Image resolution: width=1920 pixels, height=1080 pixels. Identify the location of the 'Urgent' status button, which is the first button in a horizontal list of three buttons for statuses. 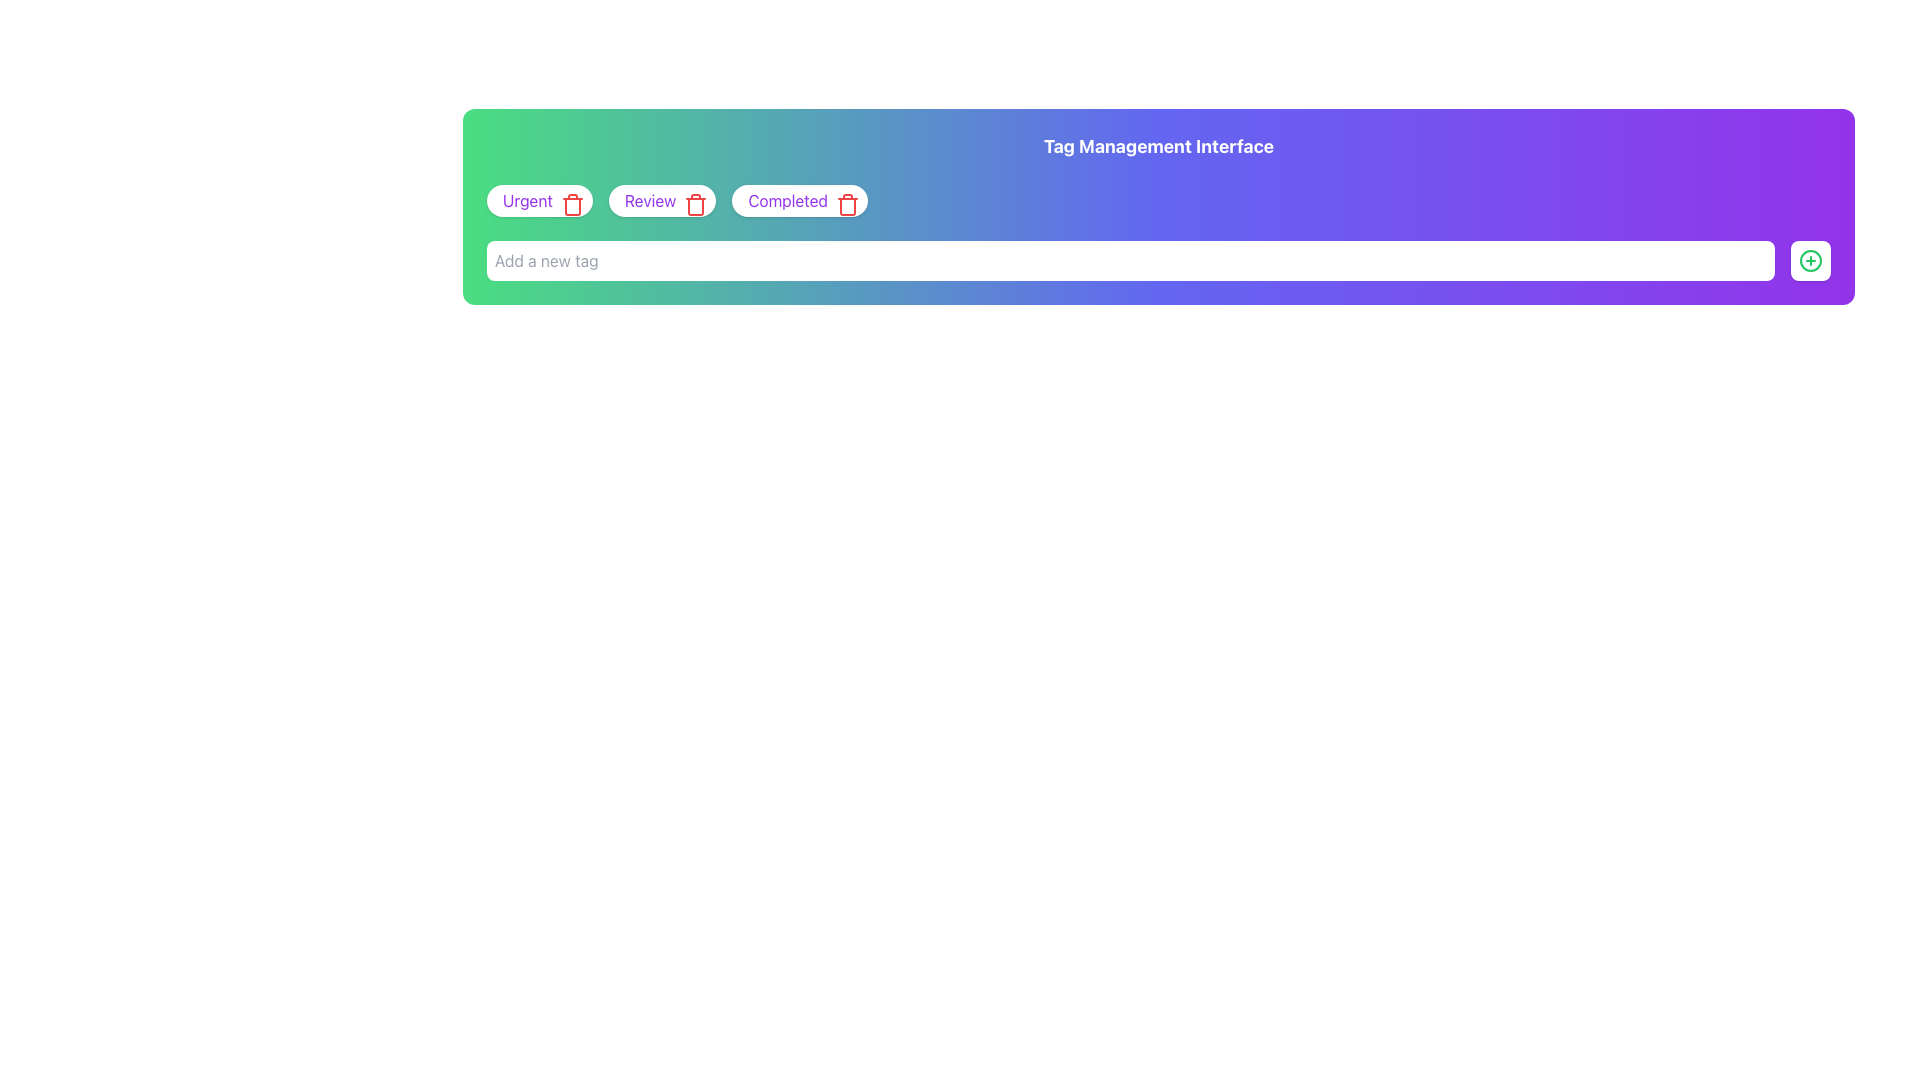
(539, 200).